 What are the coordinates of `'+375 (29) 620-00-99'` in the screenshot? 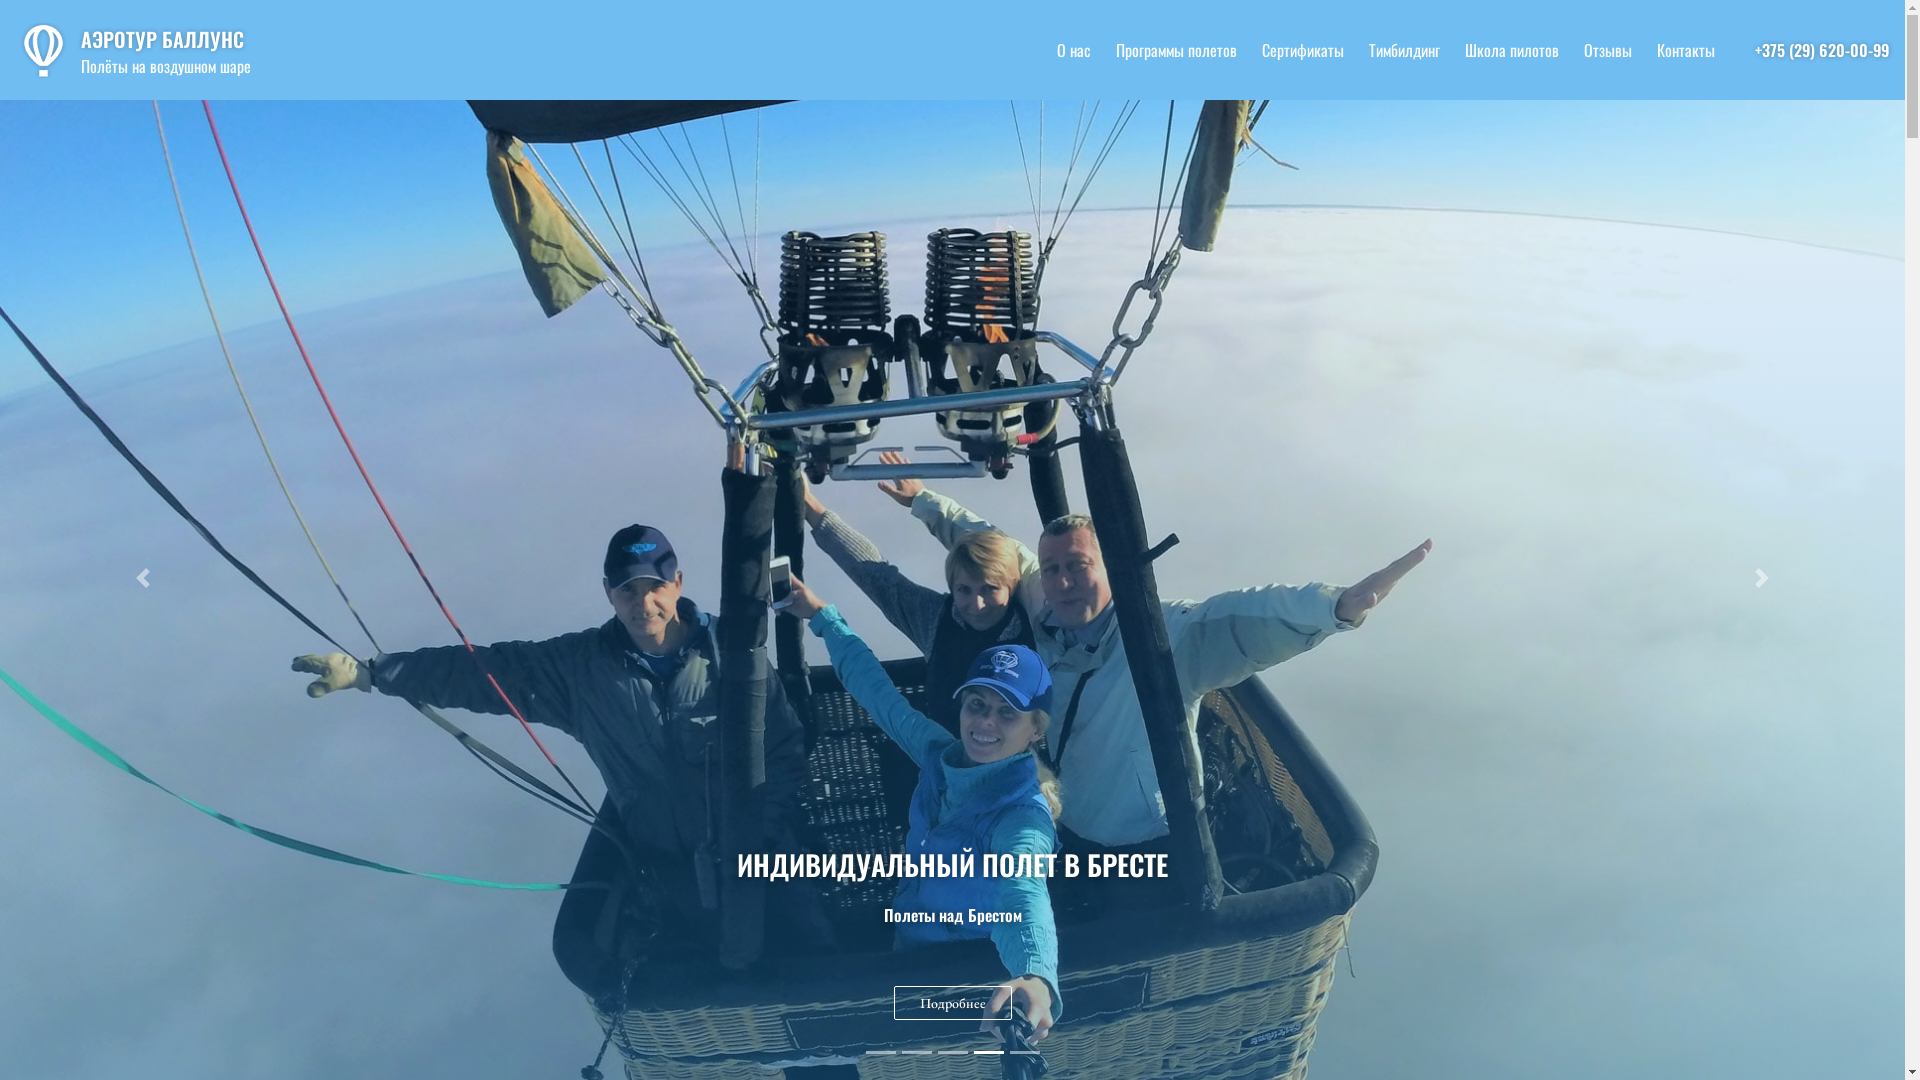 It's located at (1822, 49).